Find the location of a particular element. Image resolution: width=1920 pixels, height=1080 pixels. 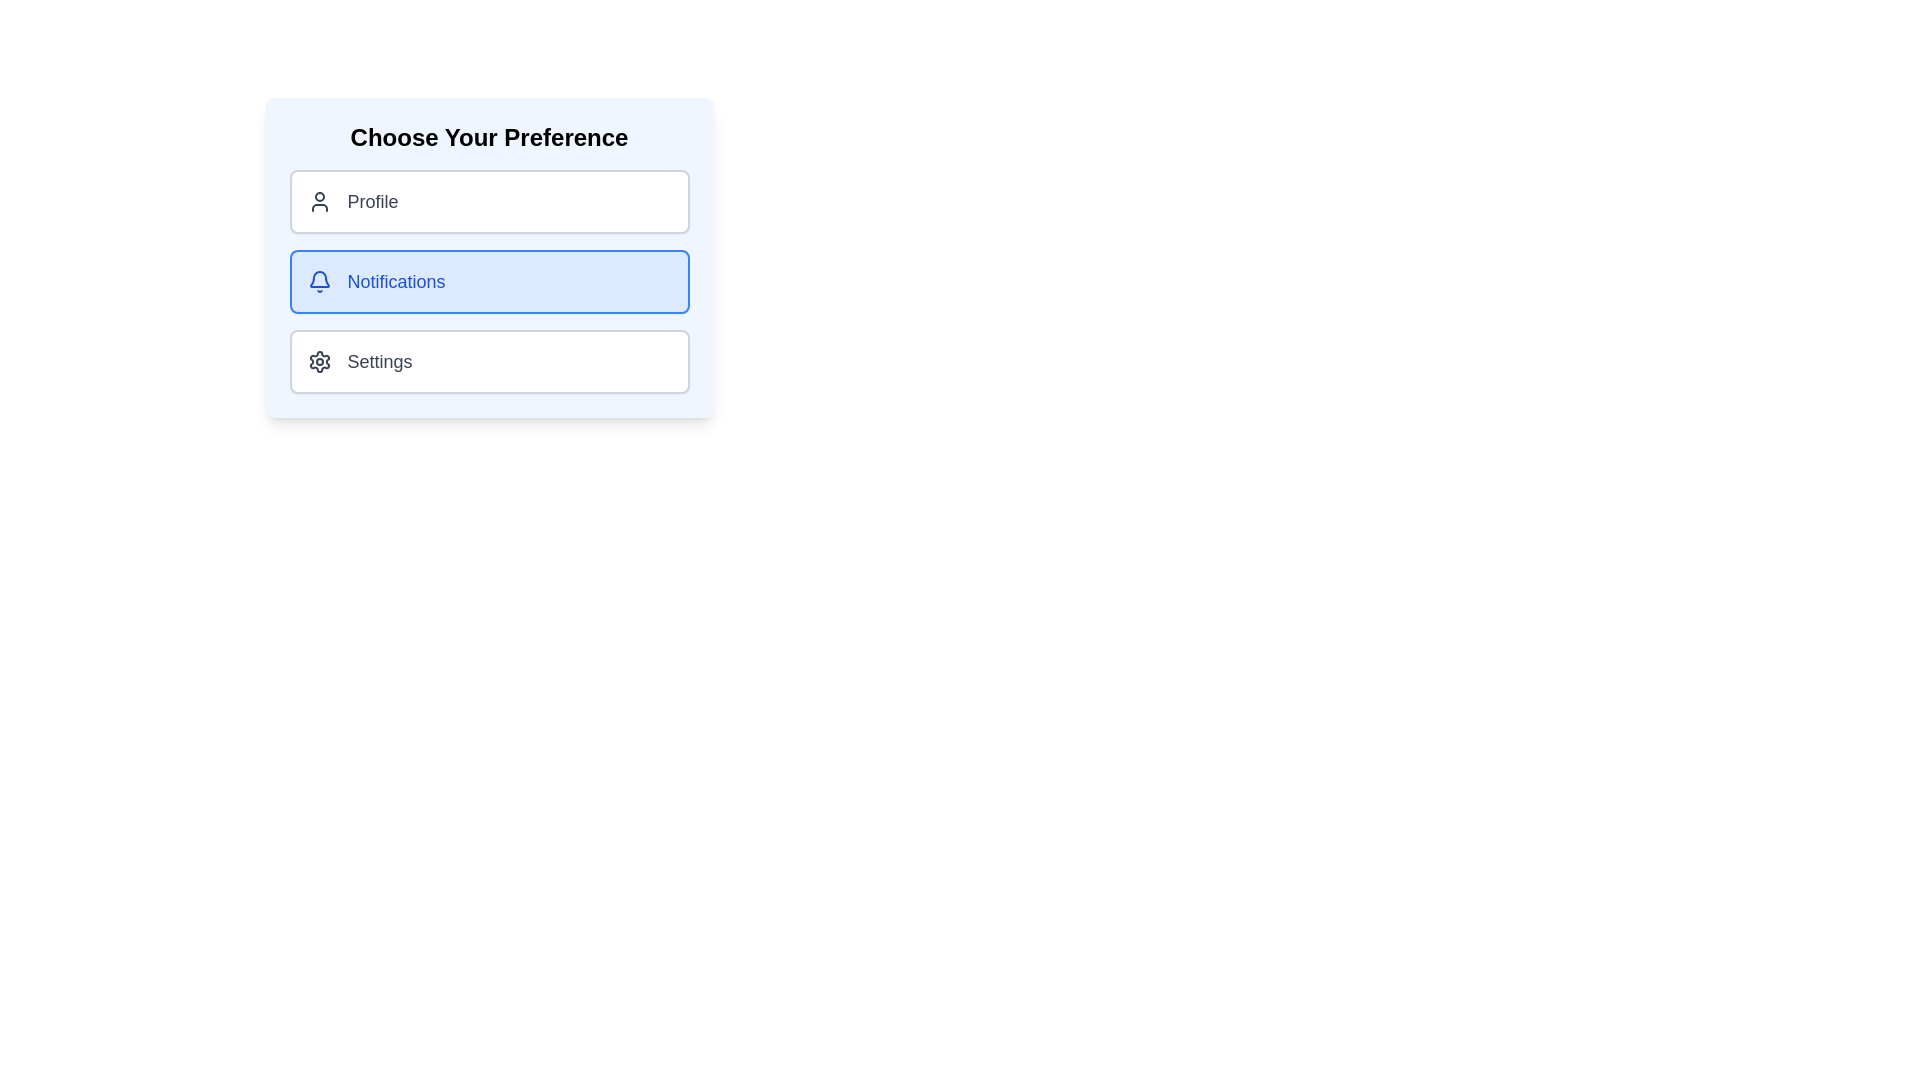

the text label 'Choose Your Preference', which is prominently displayed at the top of the card-like interface, serving as the section title is located at coordinates (489, 137).